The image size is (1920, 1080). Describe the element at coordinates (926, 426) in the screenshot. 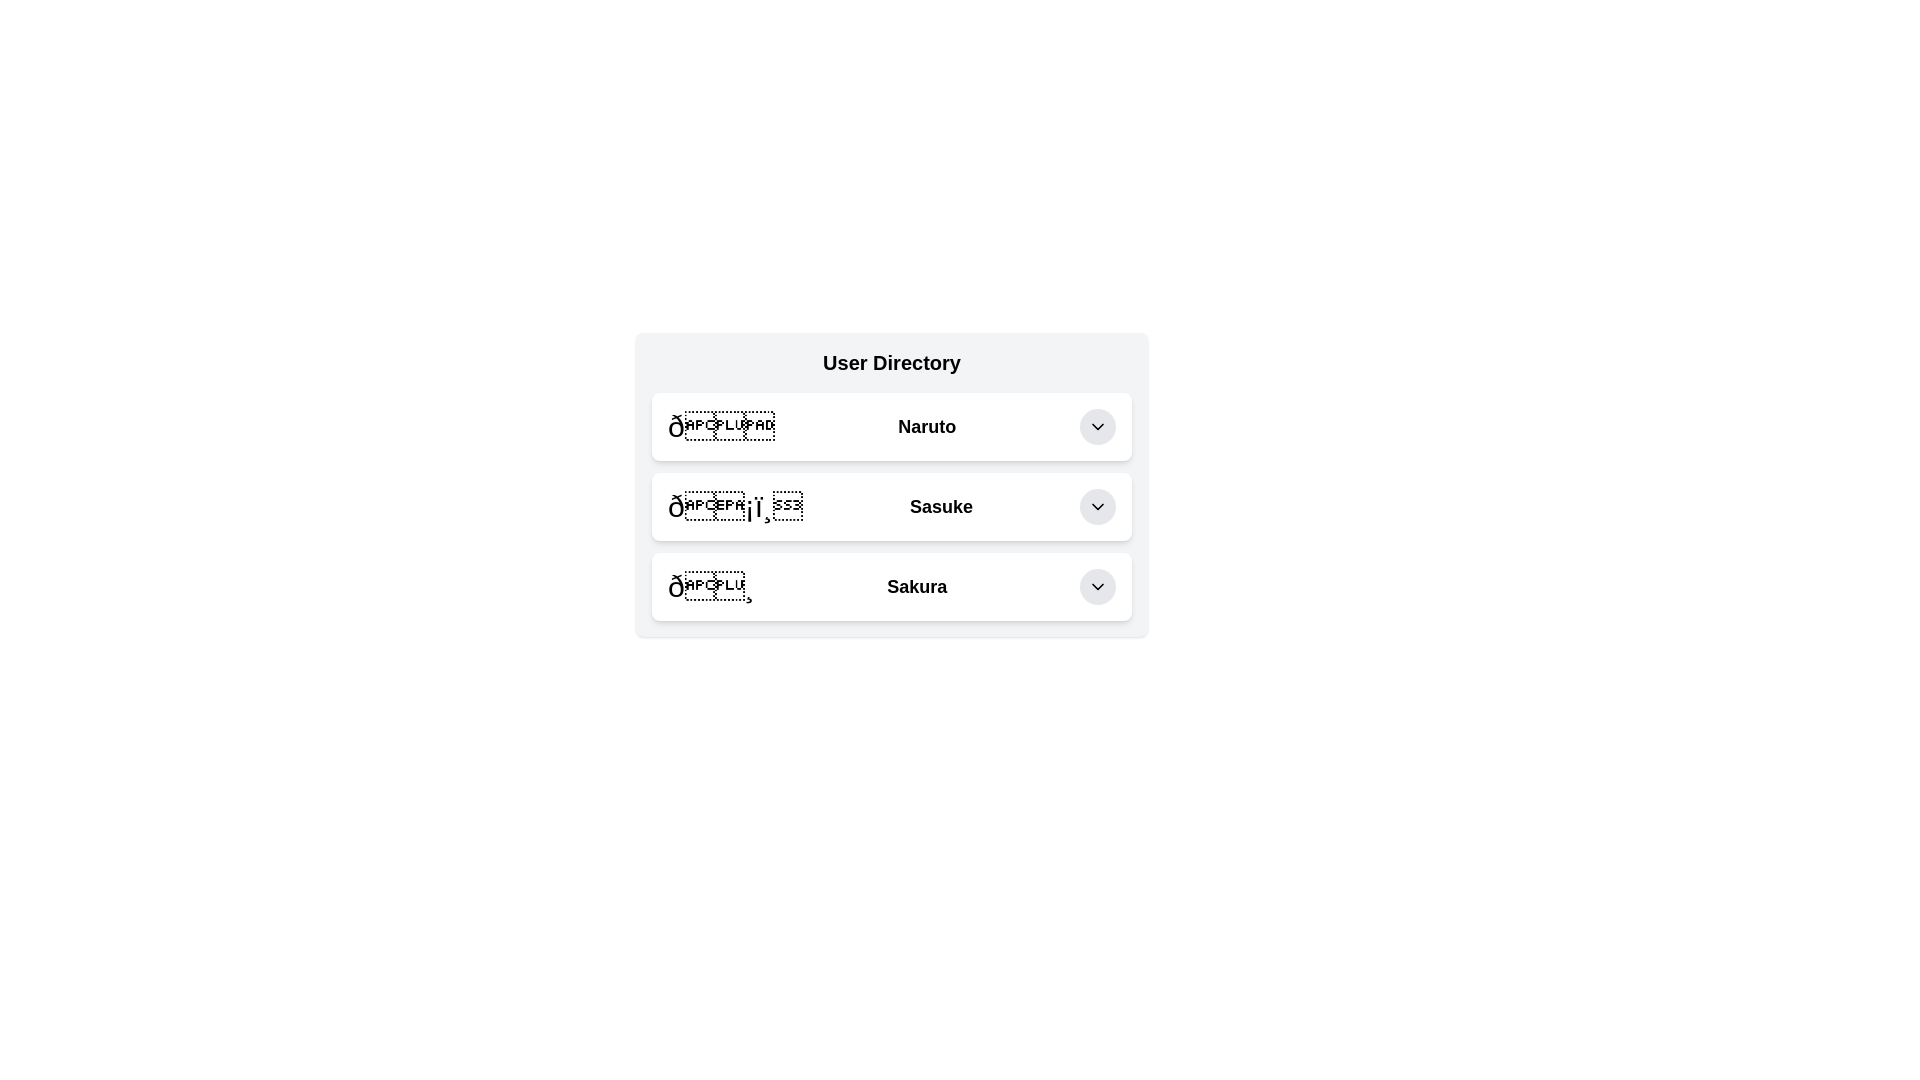

I see `the text label displaying the name 'Naruto' in the User Directory, which is located between a globe emoji icon and a dropdown button` at that location.